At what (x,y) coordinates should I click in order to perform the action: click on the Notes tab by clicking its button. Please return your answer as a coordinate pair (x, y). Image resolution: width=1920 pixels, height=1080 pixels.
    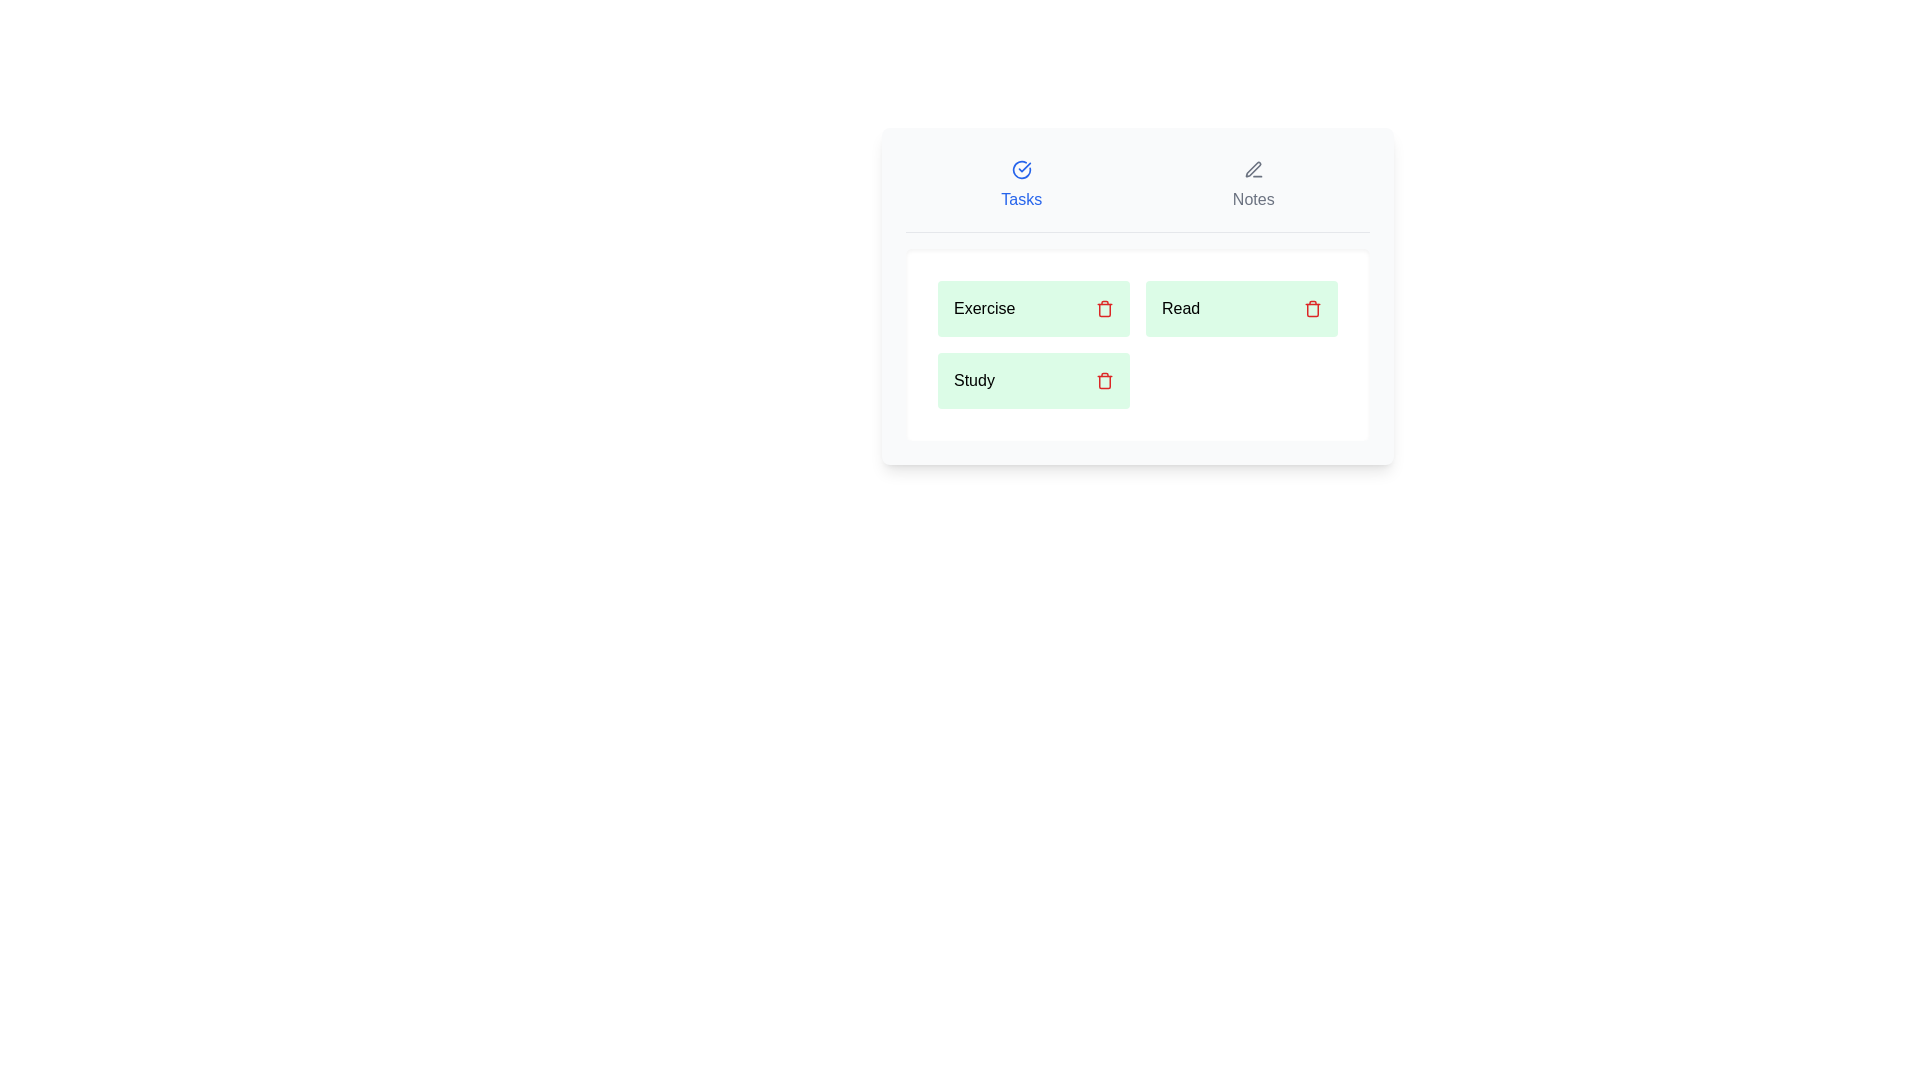
    Looking at the image, I should click on (1252, 185).